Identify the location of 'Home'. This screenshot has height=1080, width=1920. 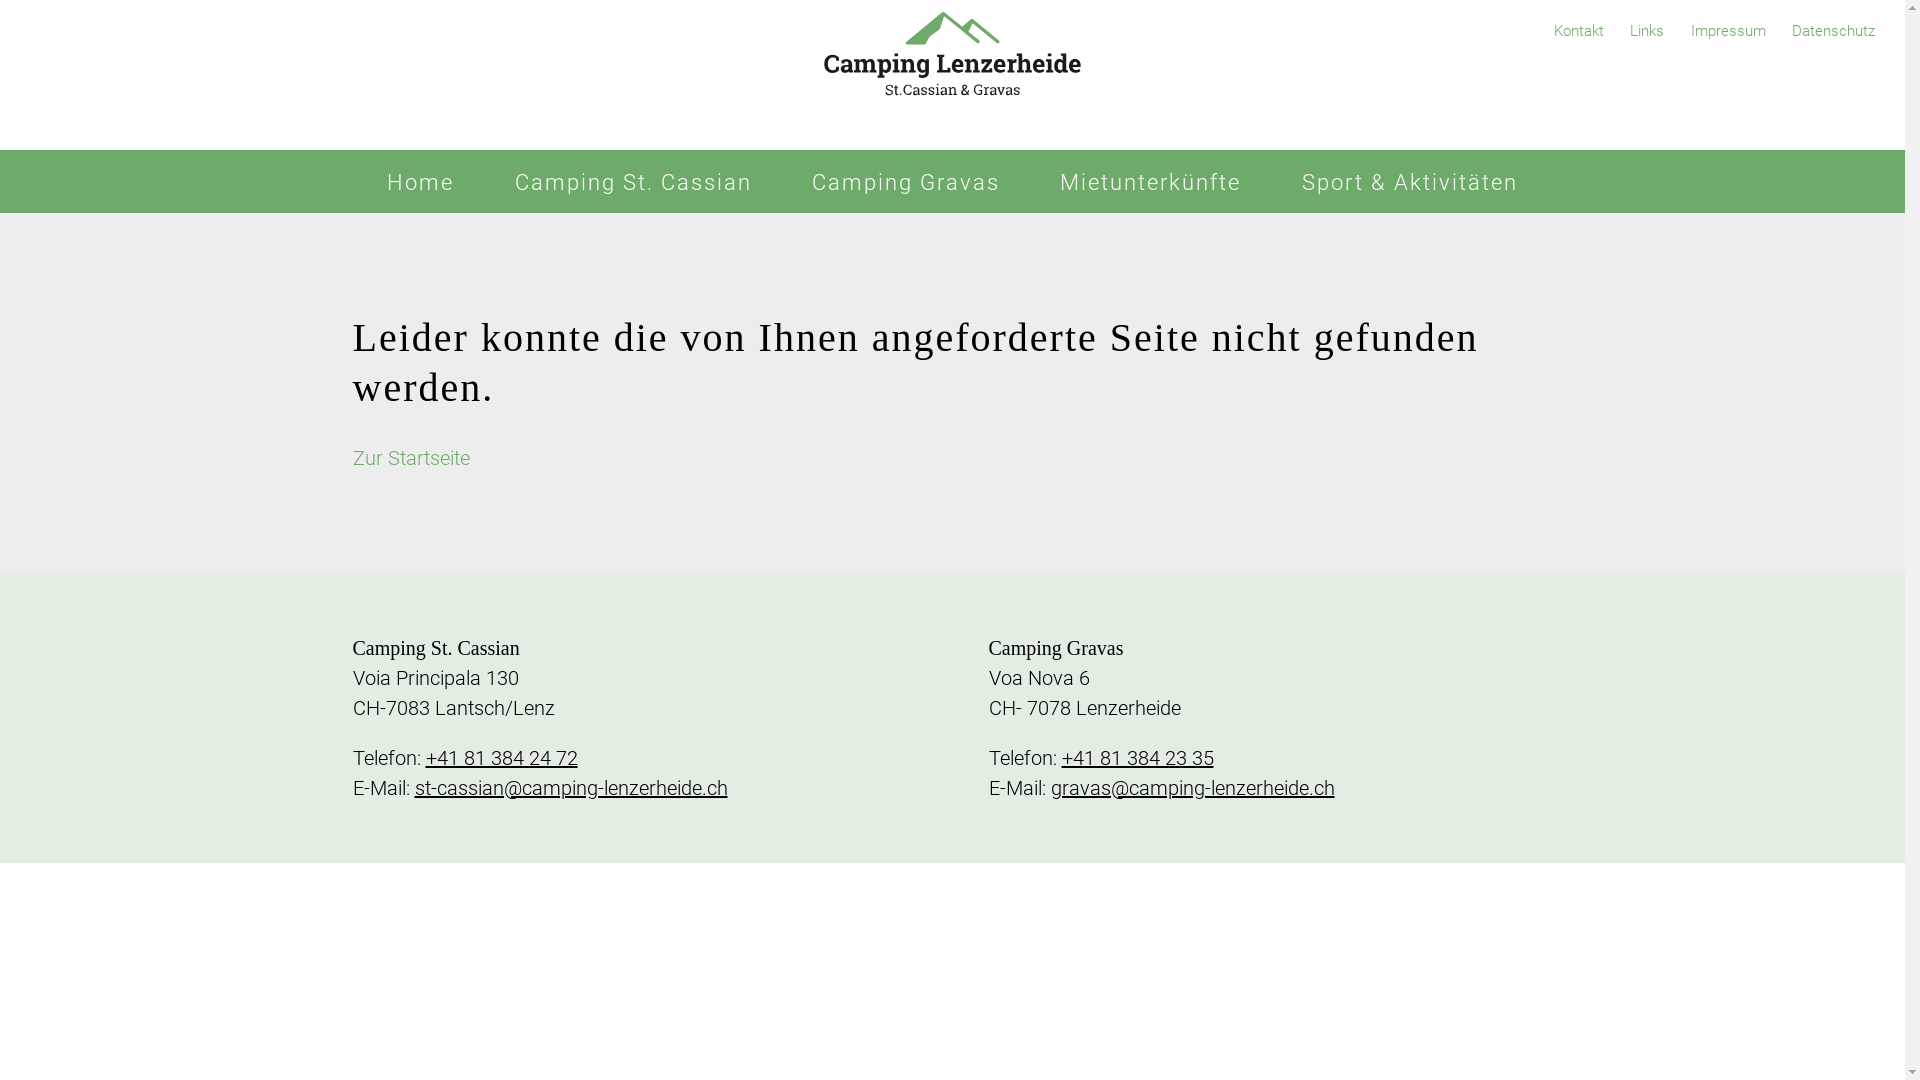
(419, 181).